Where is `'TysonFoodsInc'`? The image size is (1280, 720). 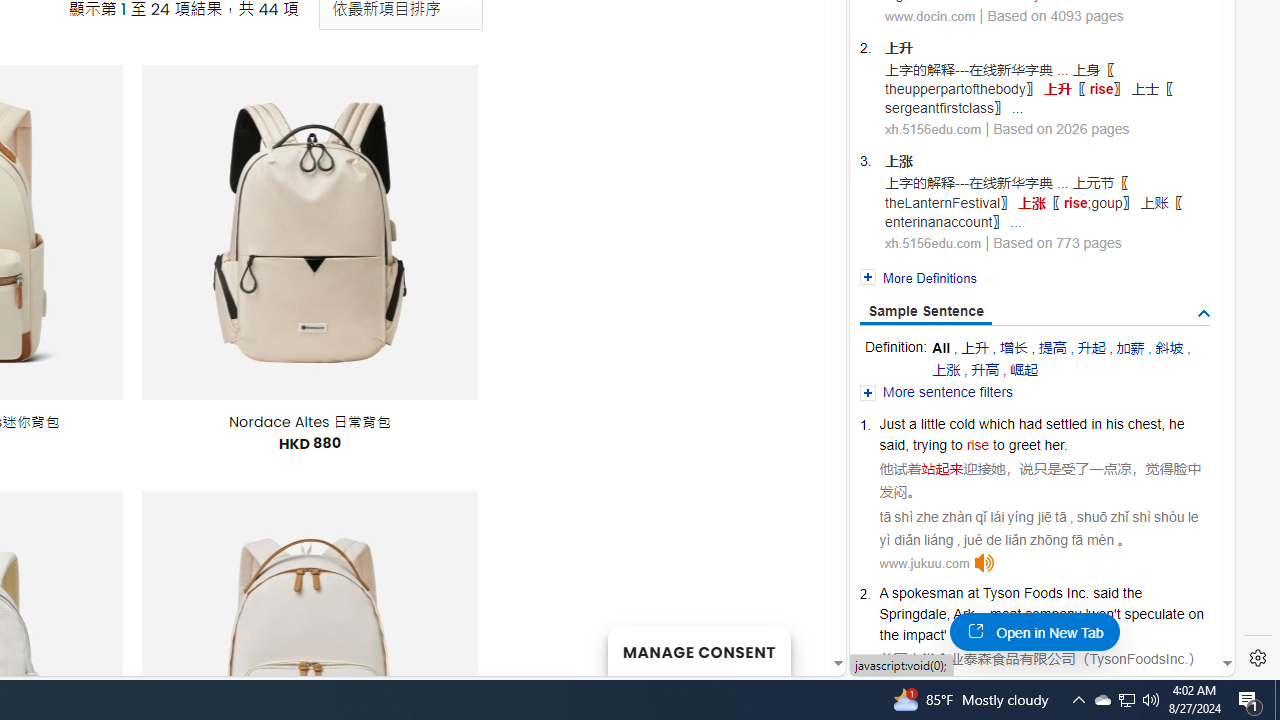
'TysonFoodsInc' is located at coordinates (1137, 658).